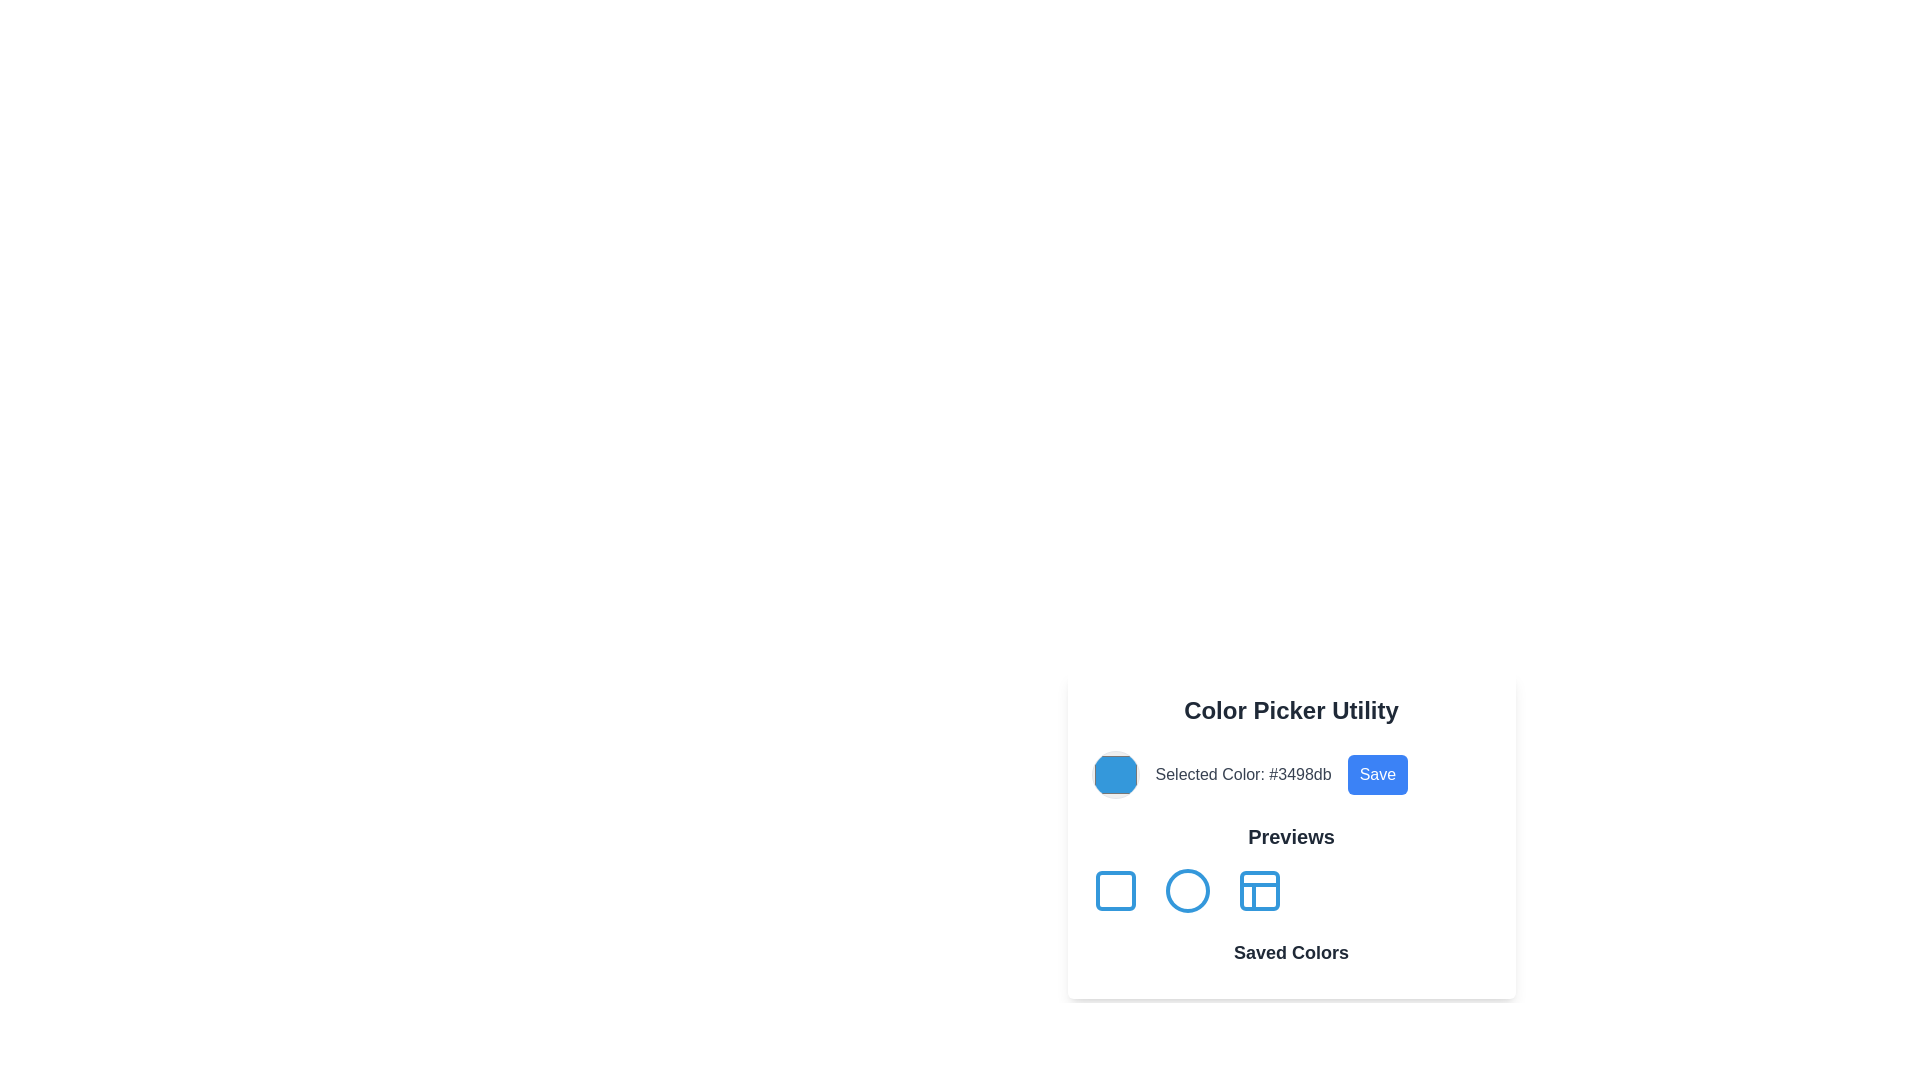 The image size is (1920, 1080). Describe the element at coordinates (1291, 774) in the screenshot. I see `displayed HEX code '#3498db' from the label 'Selected Color: #3498db' in the color picker utility group, which is located beneath the heading 'Color Picker Utility'` at that location.